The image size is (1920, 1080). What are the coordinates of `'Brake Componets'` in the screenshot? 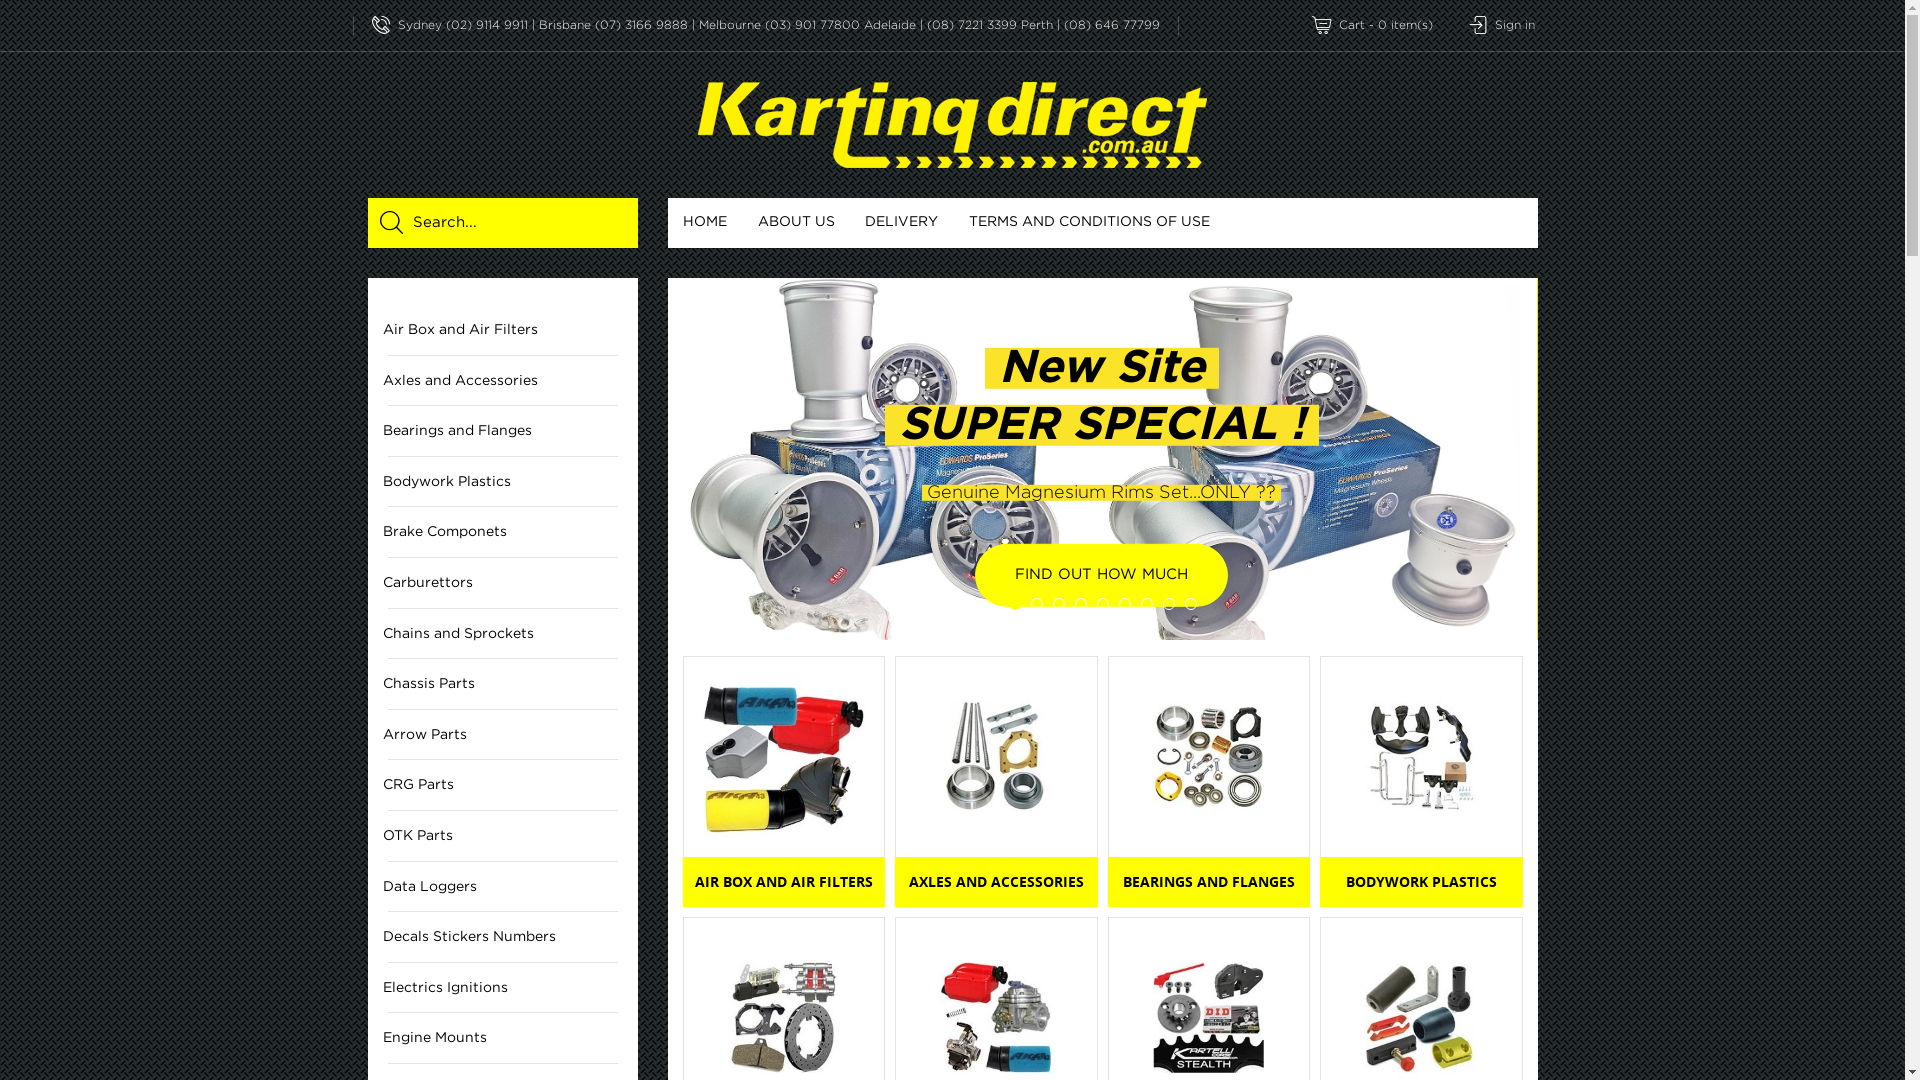 It's located at (503, 531).